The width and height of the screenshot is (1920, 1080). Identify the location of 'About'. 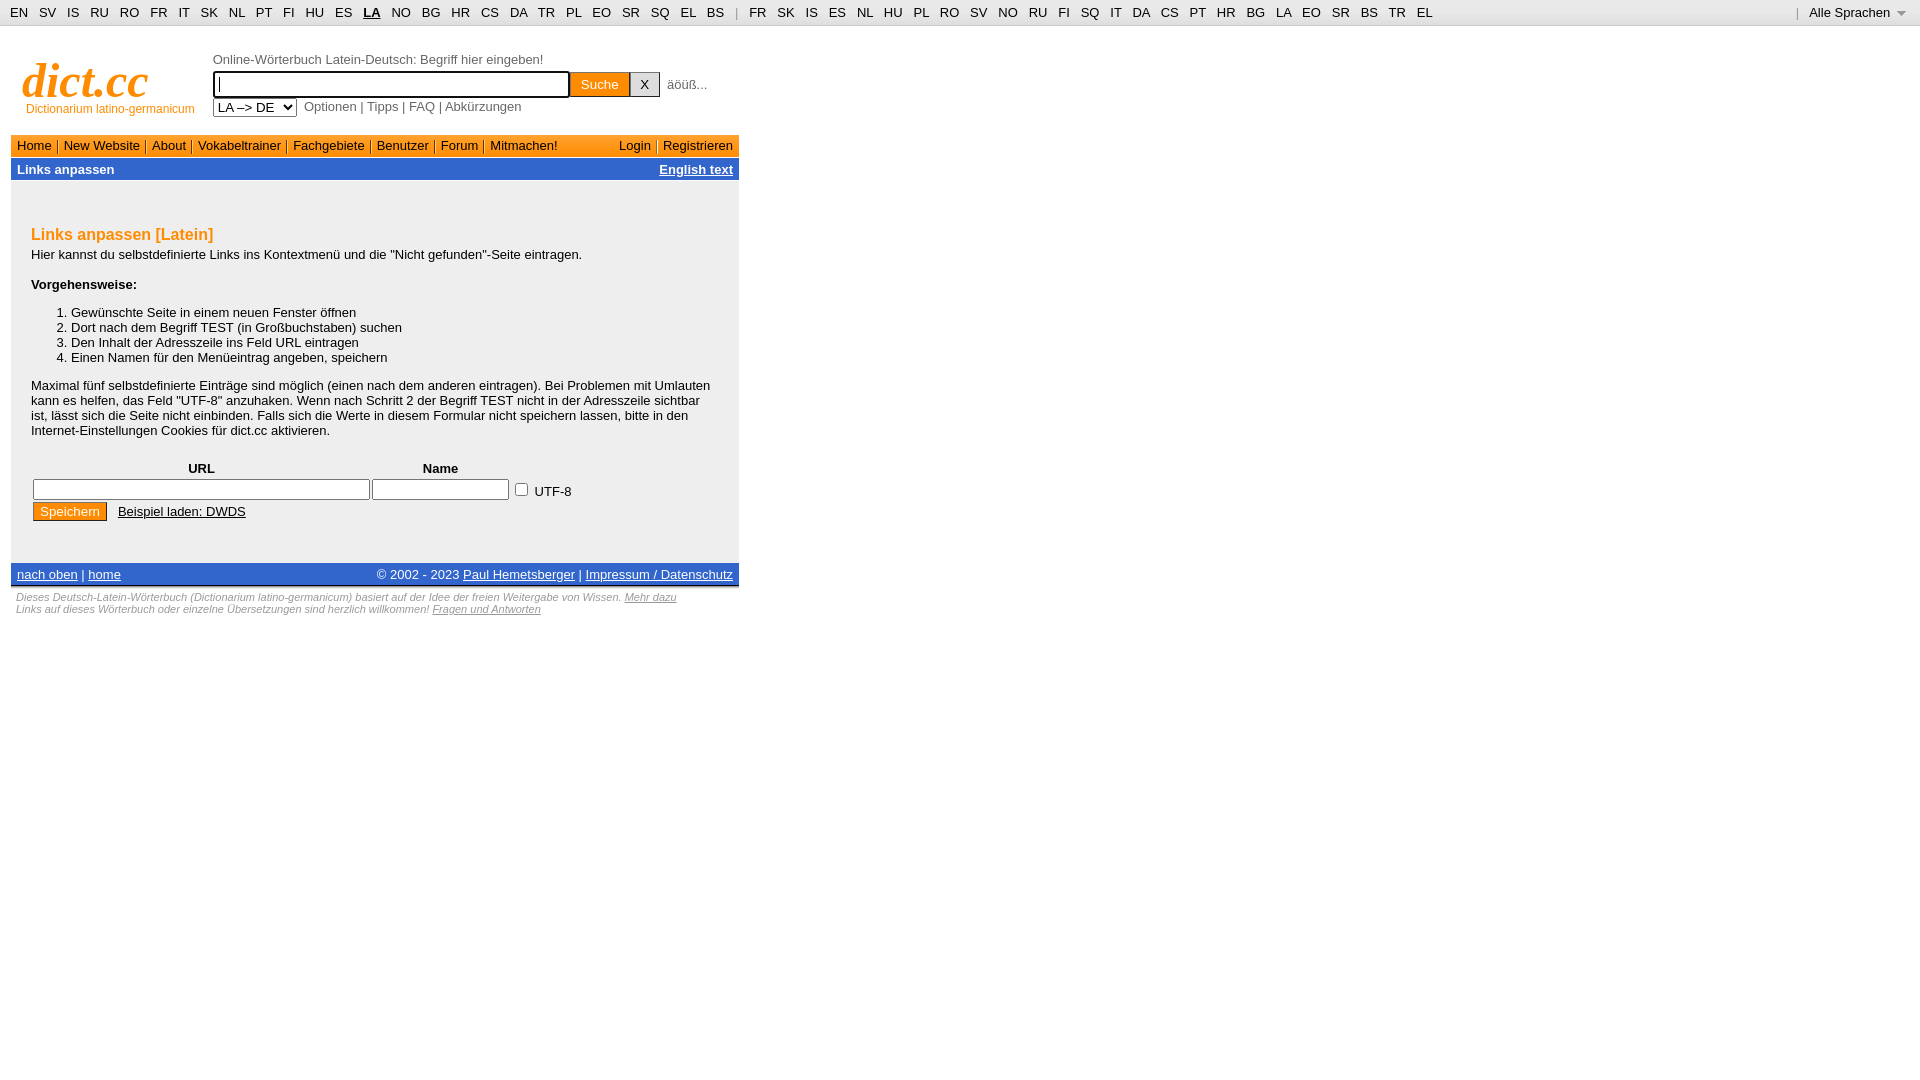
(168, 144).